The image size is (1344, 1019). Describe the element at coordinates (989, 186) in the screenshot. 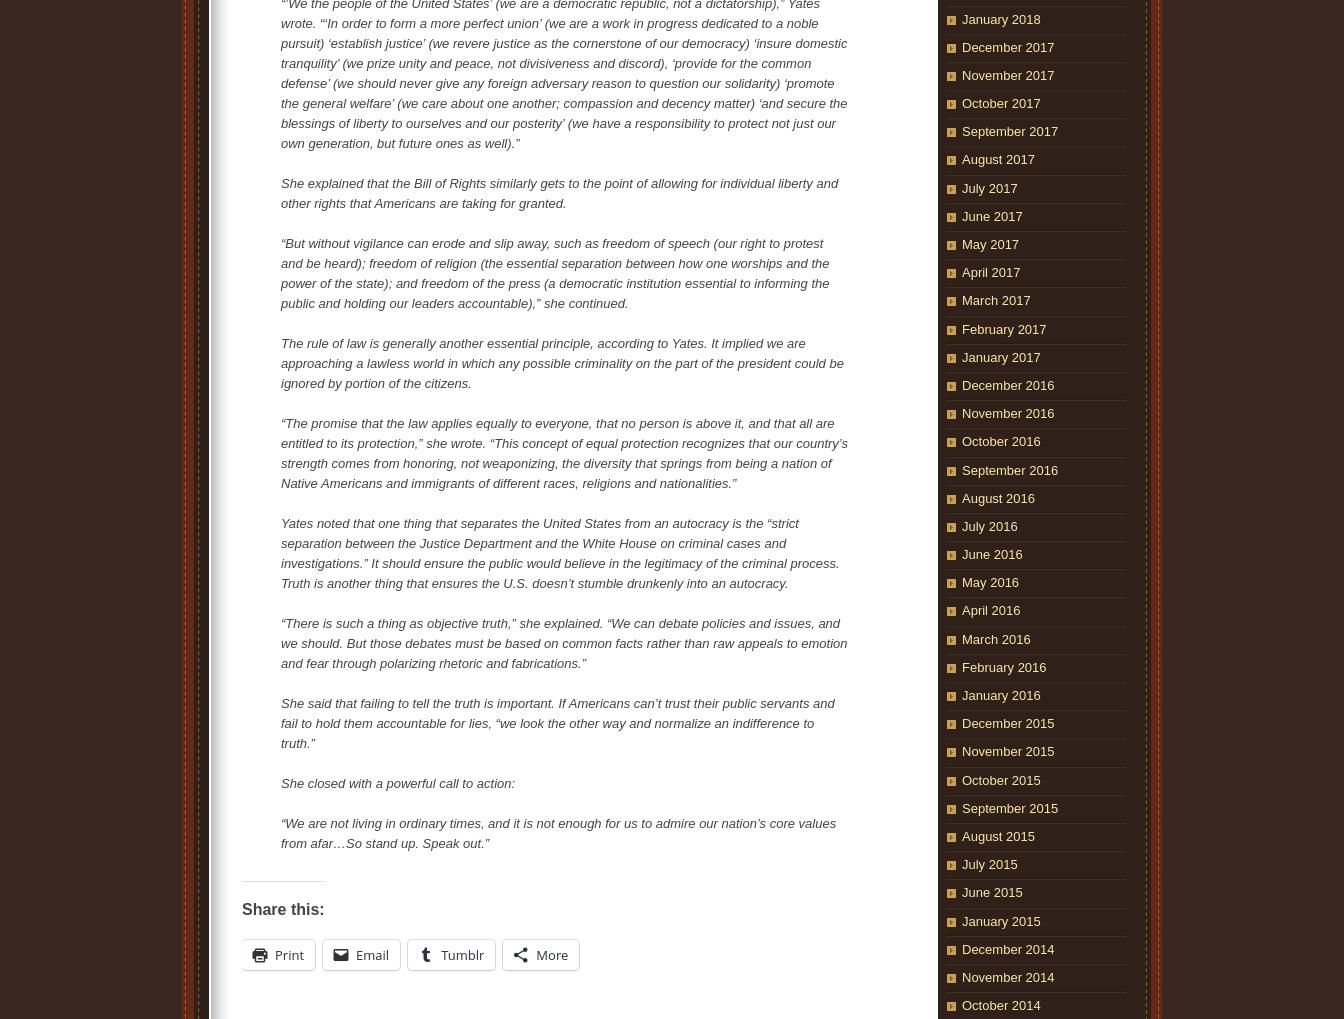

I see `'July 2017'` at that location.